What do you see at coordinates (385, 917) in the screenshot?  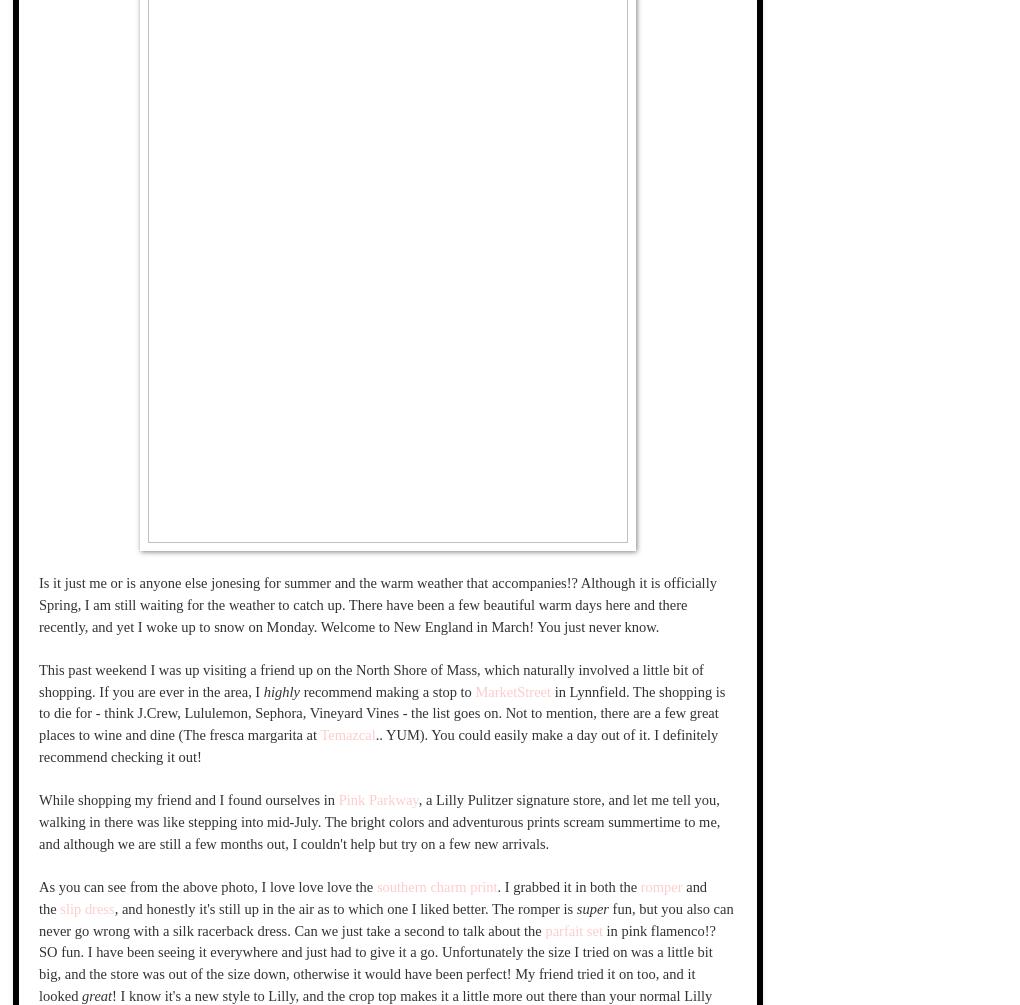 I see `'fun, but you also can never go wrong with a silk racerback dress. Can we just take a second to talk about the'` at bounding box center [385, 917].